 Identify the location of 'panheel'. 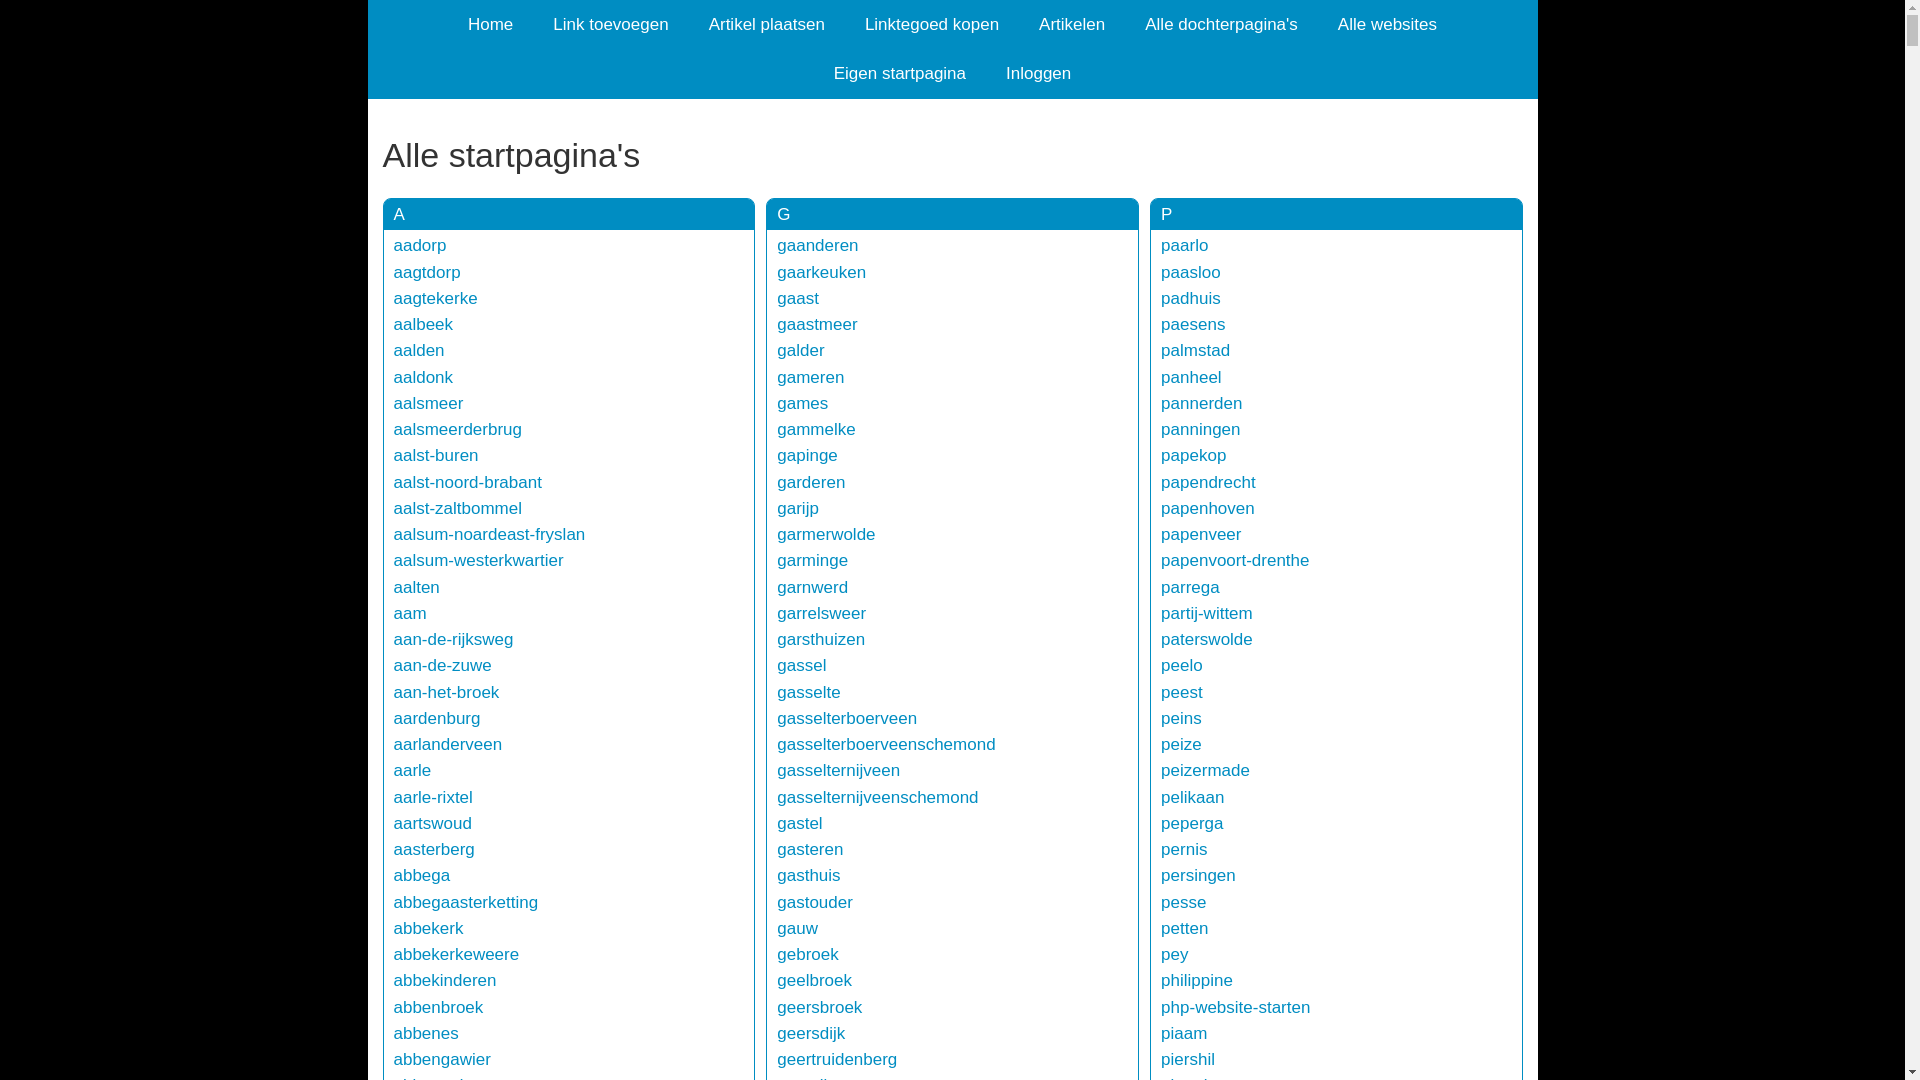
(1191, 377).